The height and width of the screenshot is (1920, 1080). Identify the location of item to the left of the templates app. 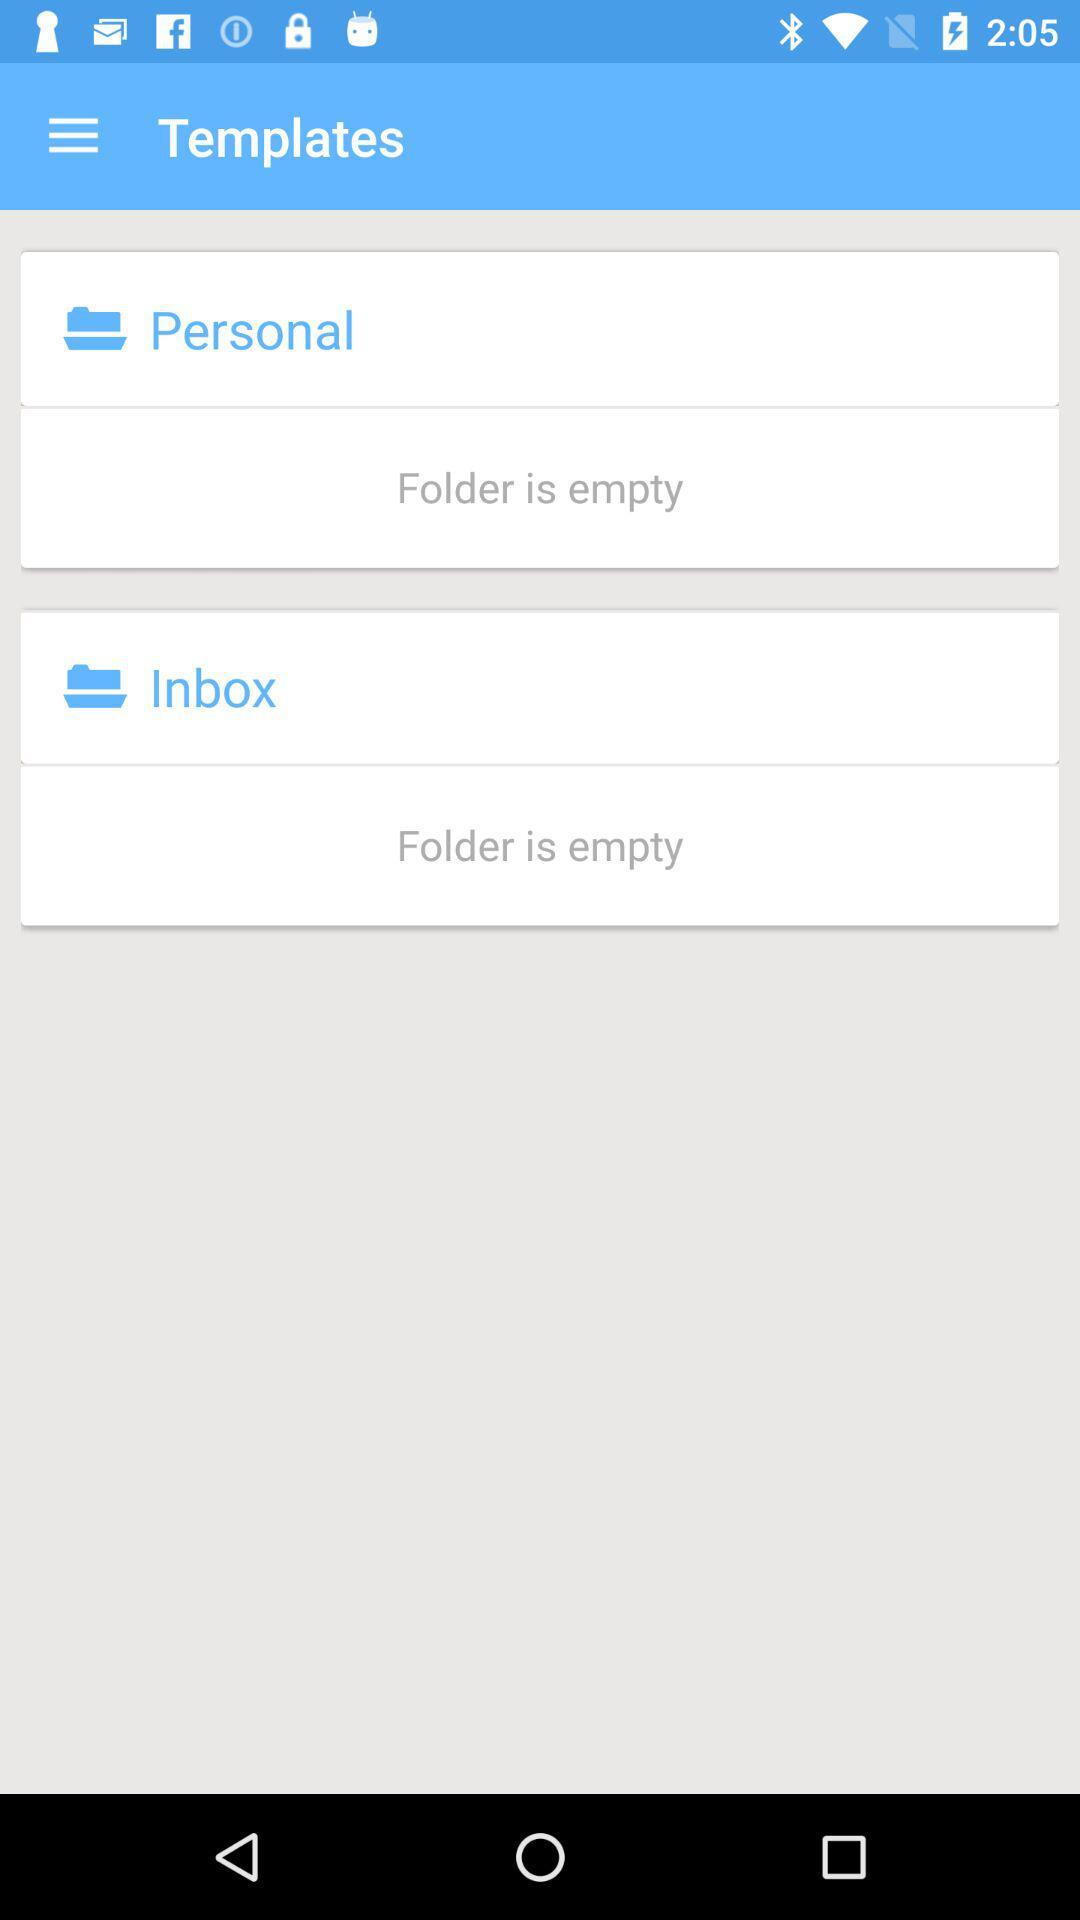
(72, 135).